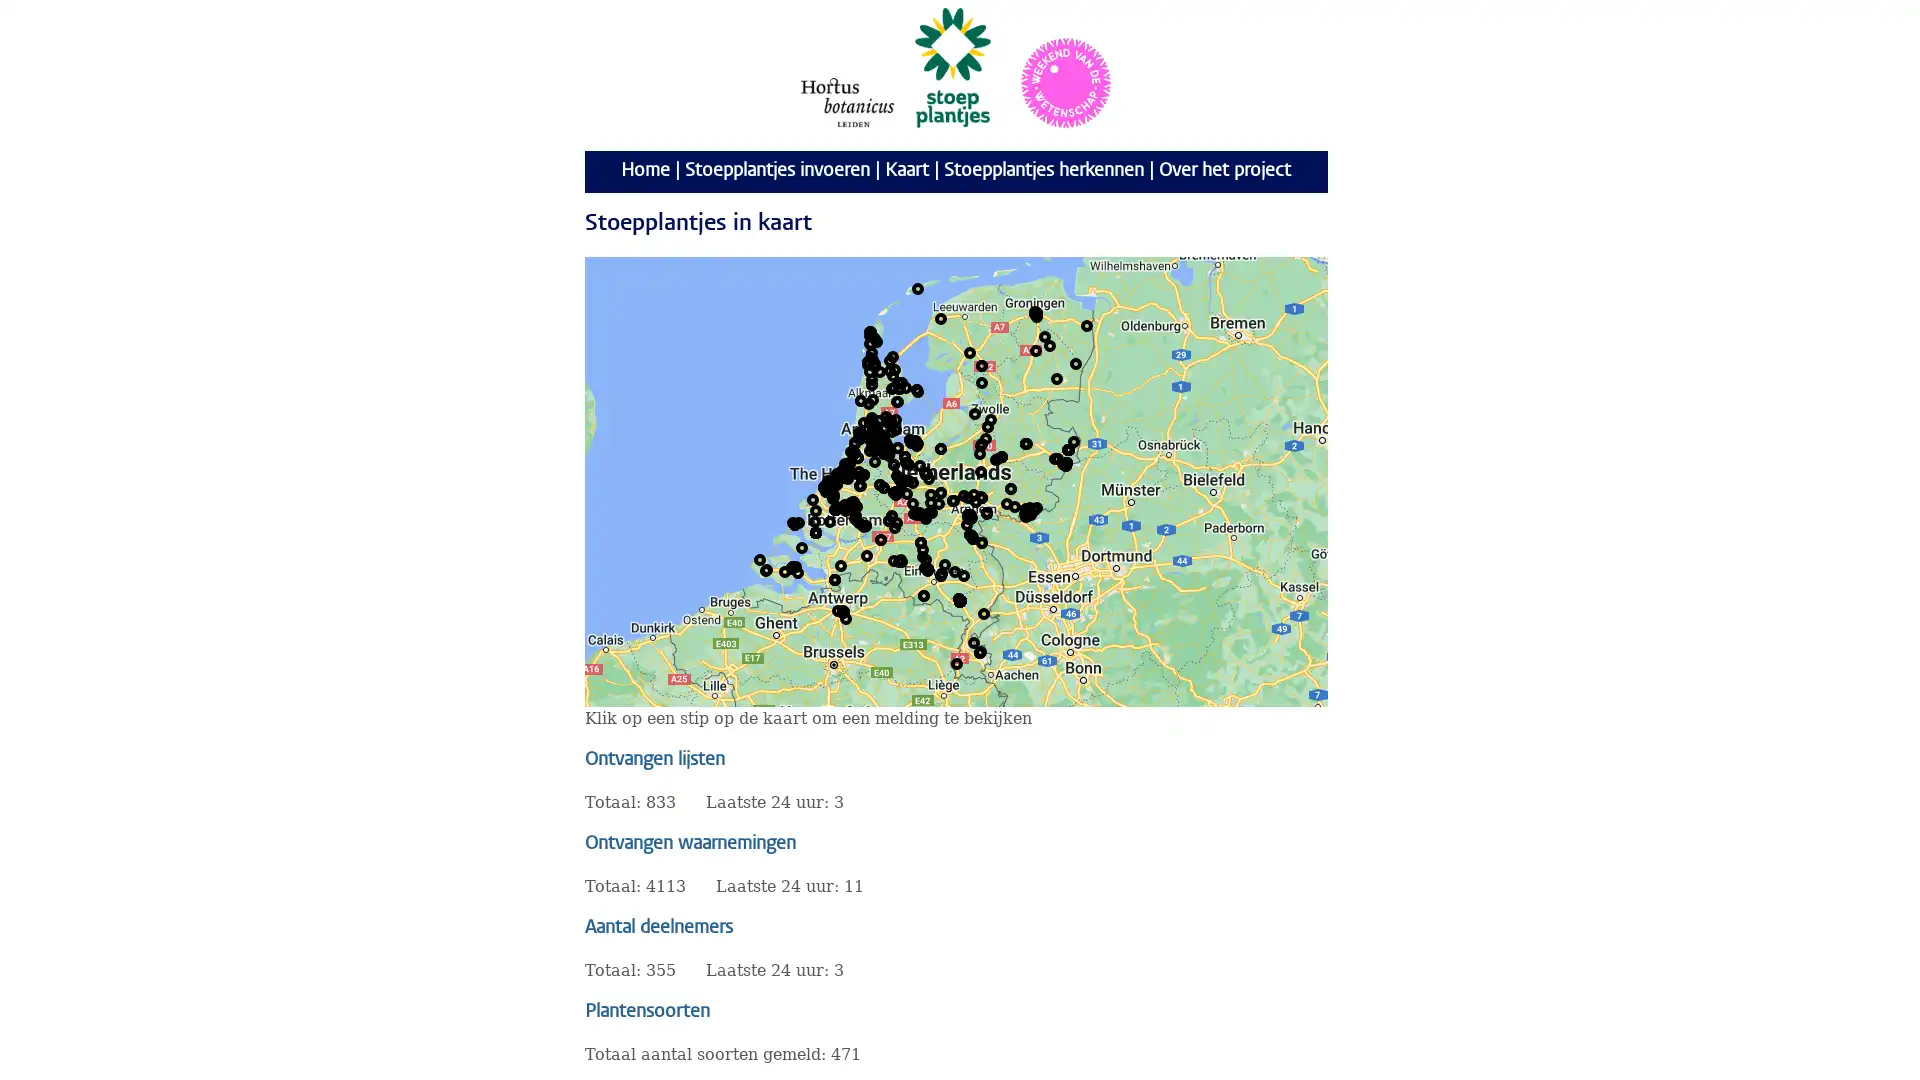 This screenshot has height=1080, width=1920. Describe the element at coordinates (887, 519) in the screenshot. I see `Telling van op 30 oktober 2021` at that location.